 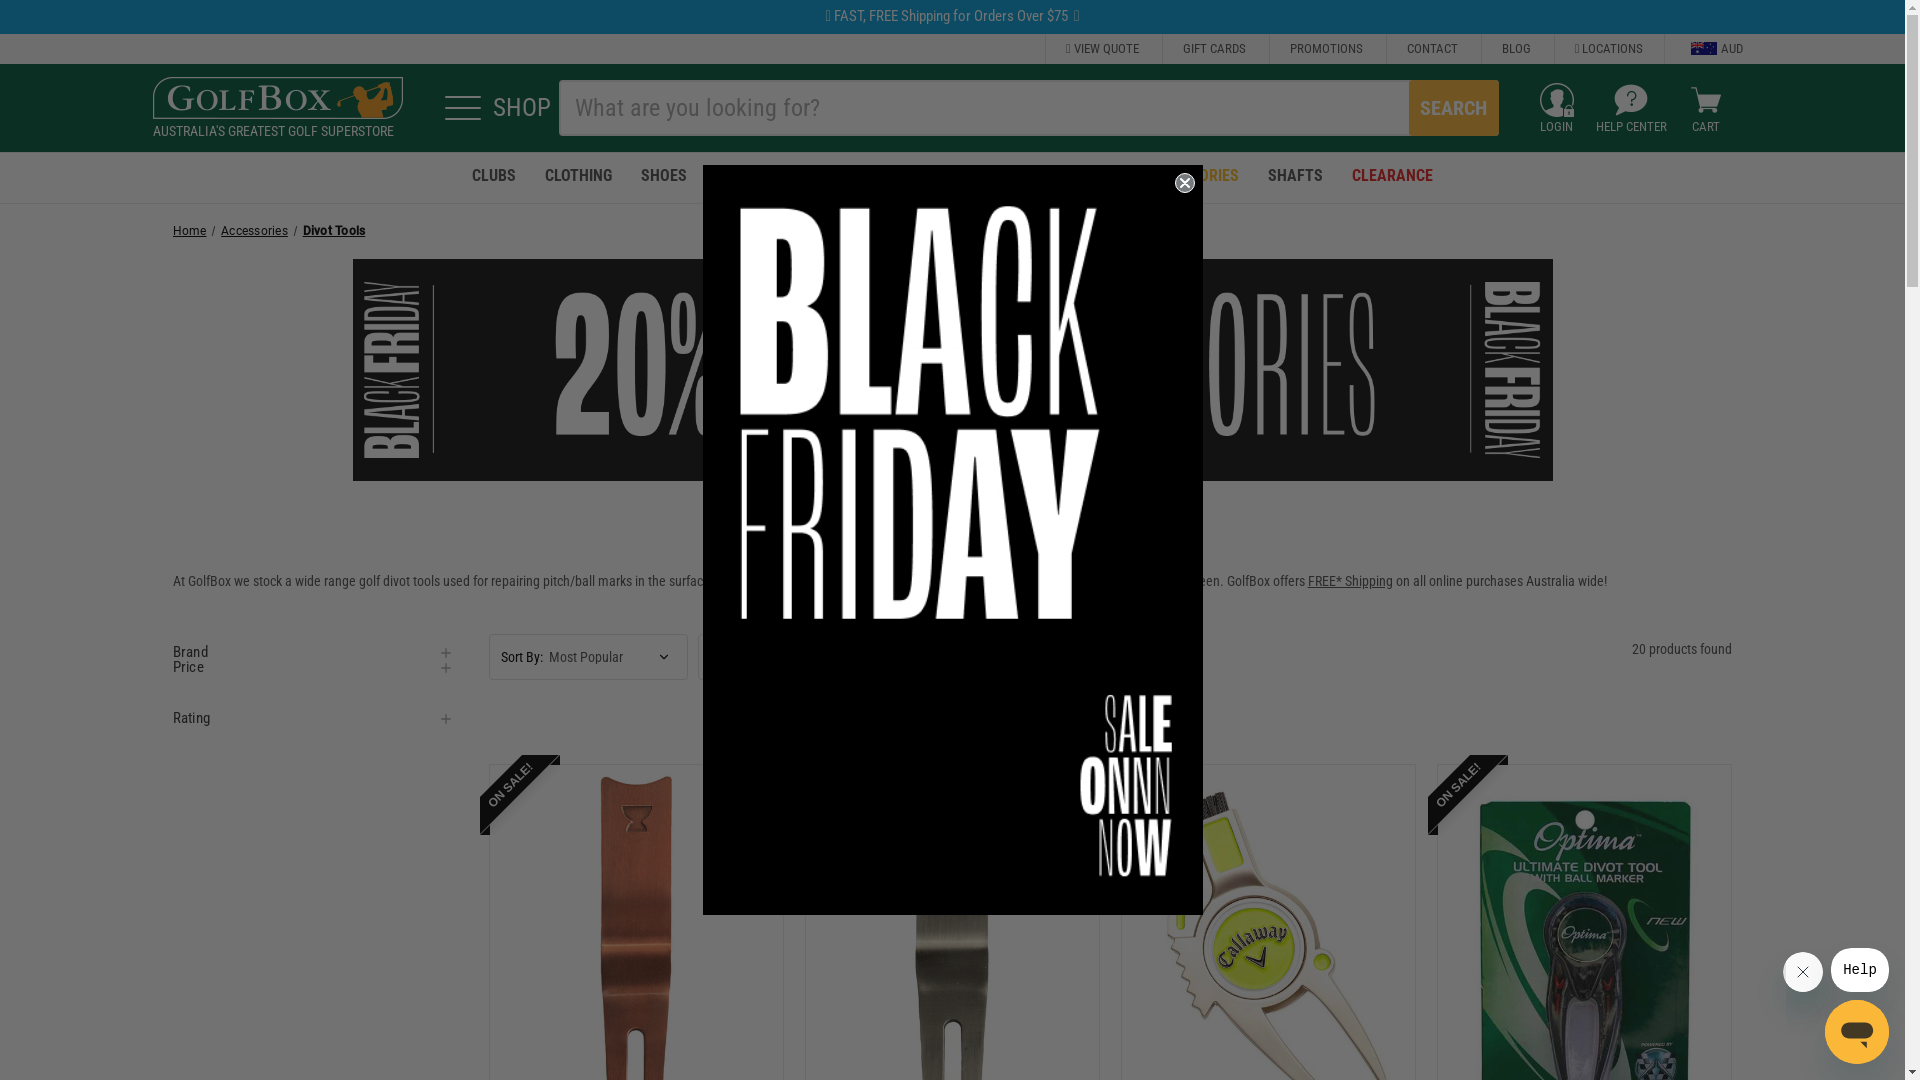 I want to click on 'Home', so click(x=188, y=230).